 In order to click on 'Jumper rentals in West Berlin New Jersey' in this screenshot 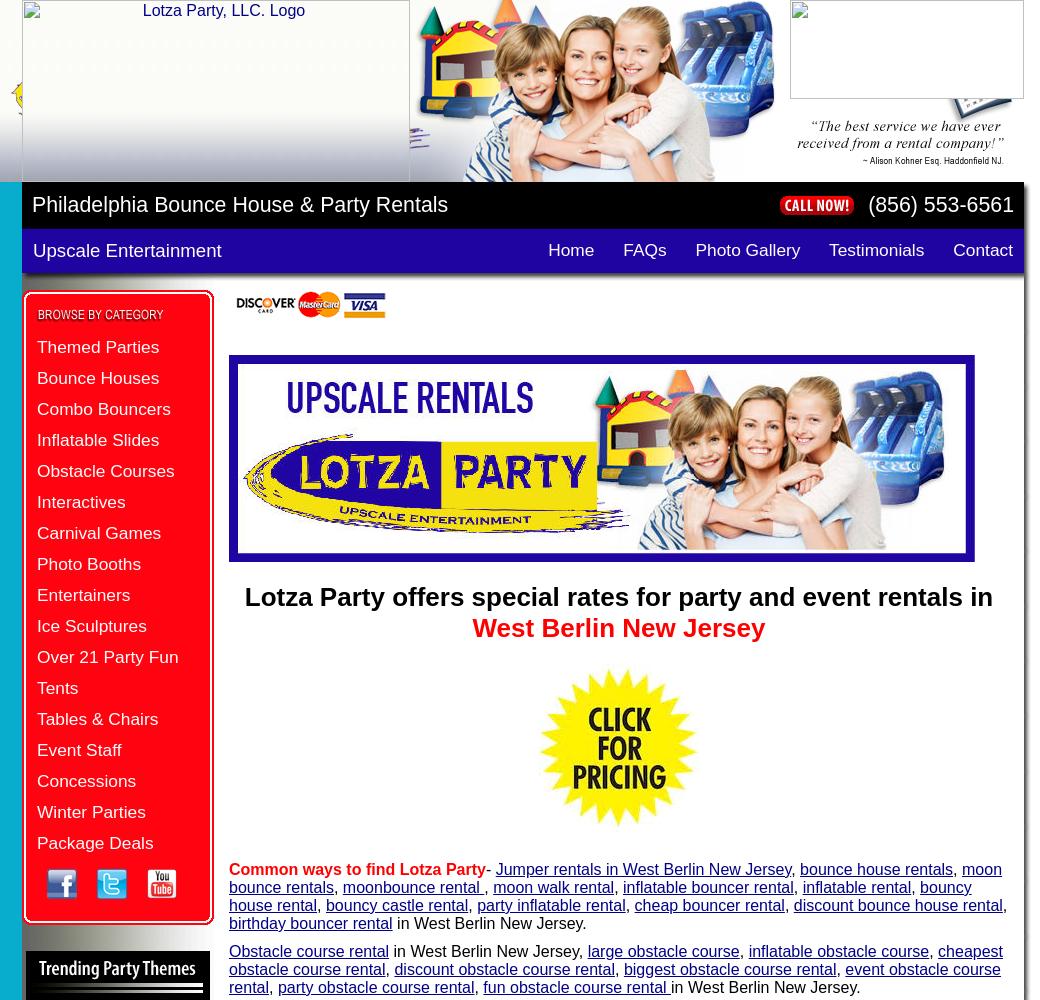, I will do `click(642, 867)`.